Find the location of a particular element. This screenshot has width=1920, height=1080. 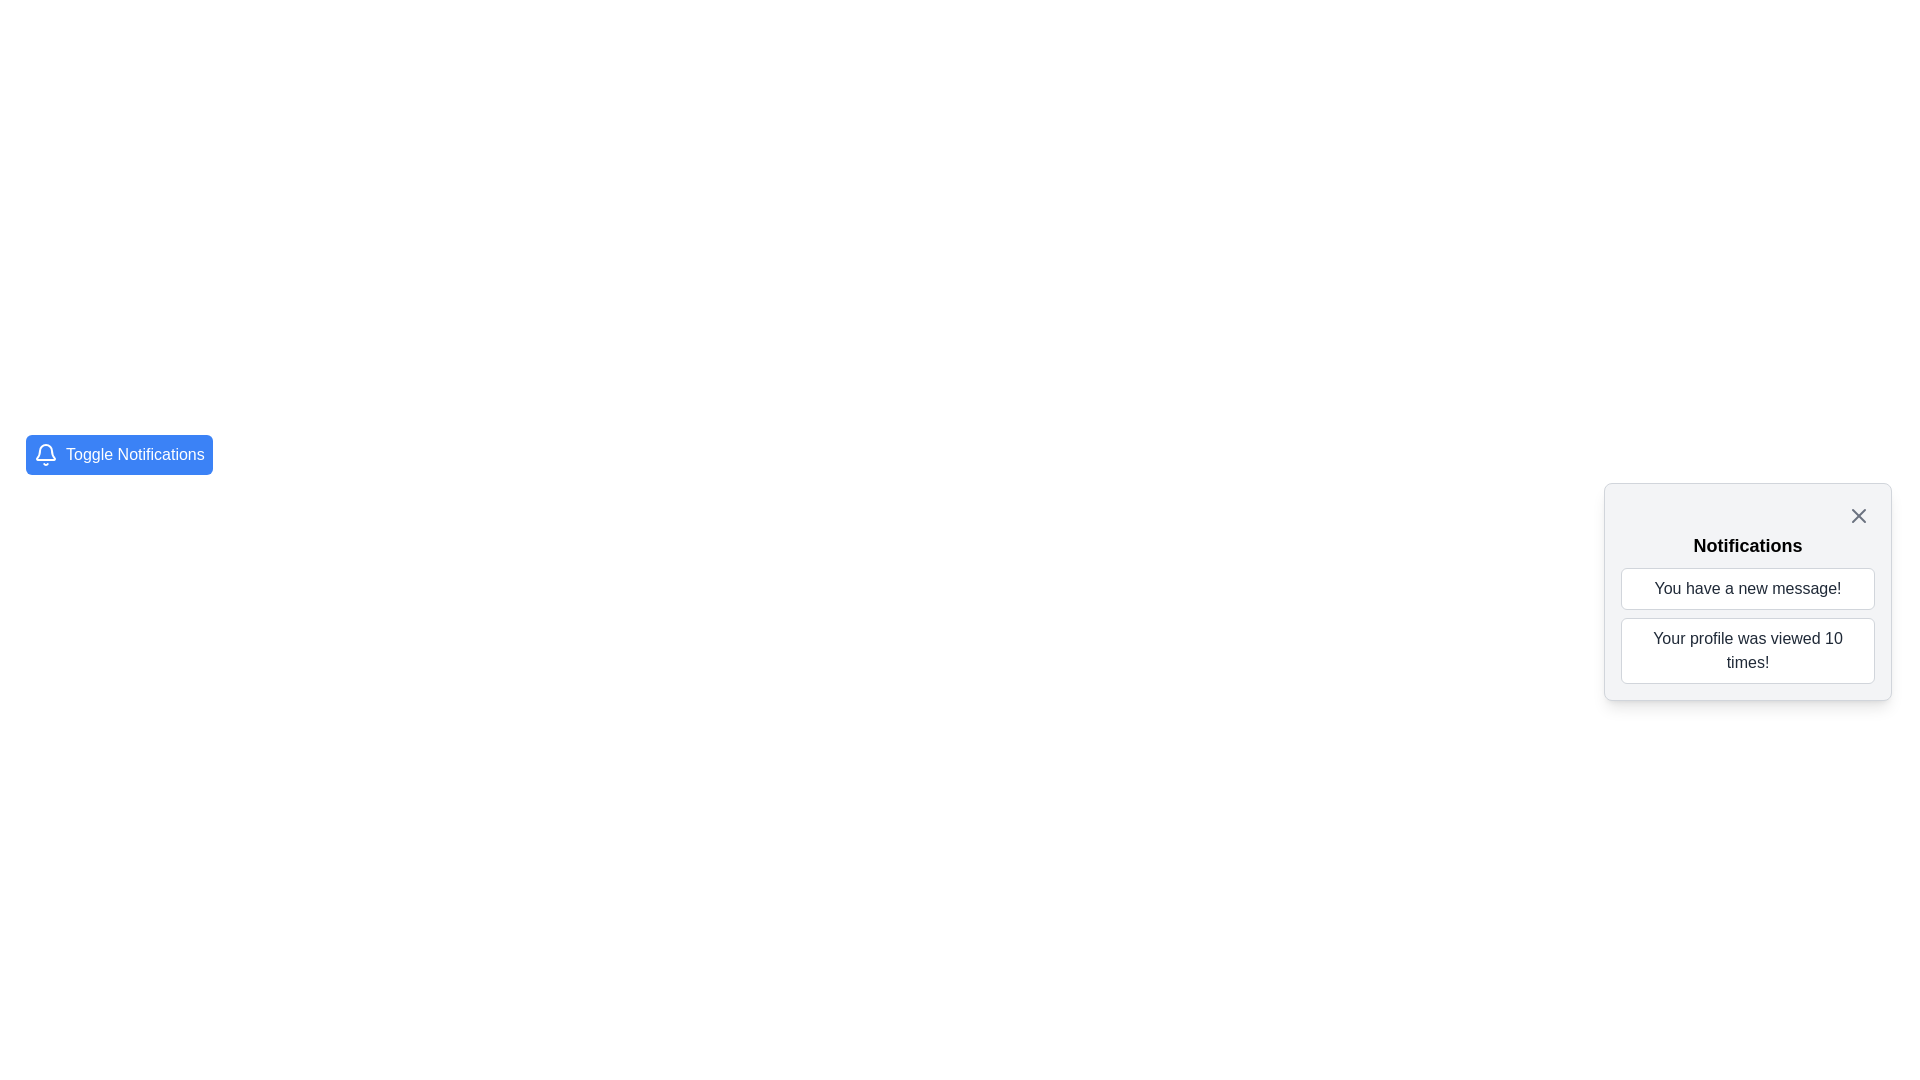

the button that toggles notification settings is located at coordinates (118, 455).